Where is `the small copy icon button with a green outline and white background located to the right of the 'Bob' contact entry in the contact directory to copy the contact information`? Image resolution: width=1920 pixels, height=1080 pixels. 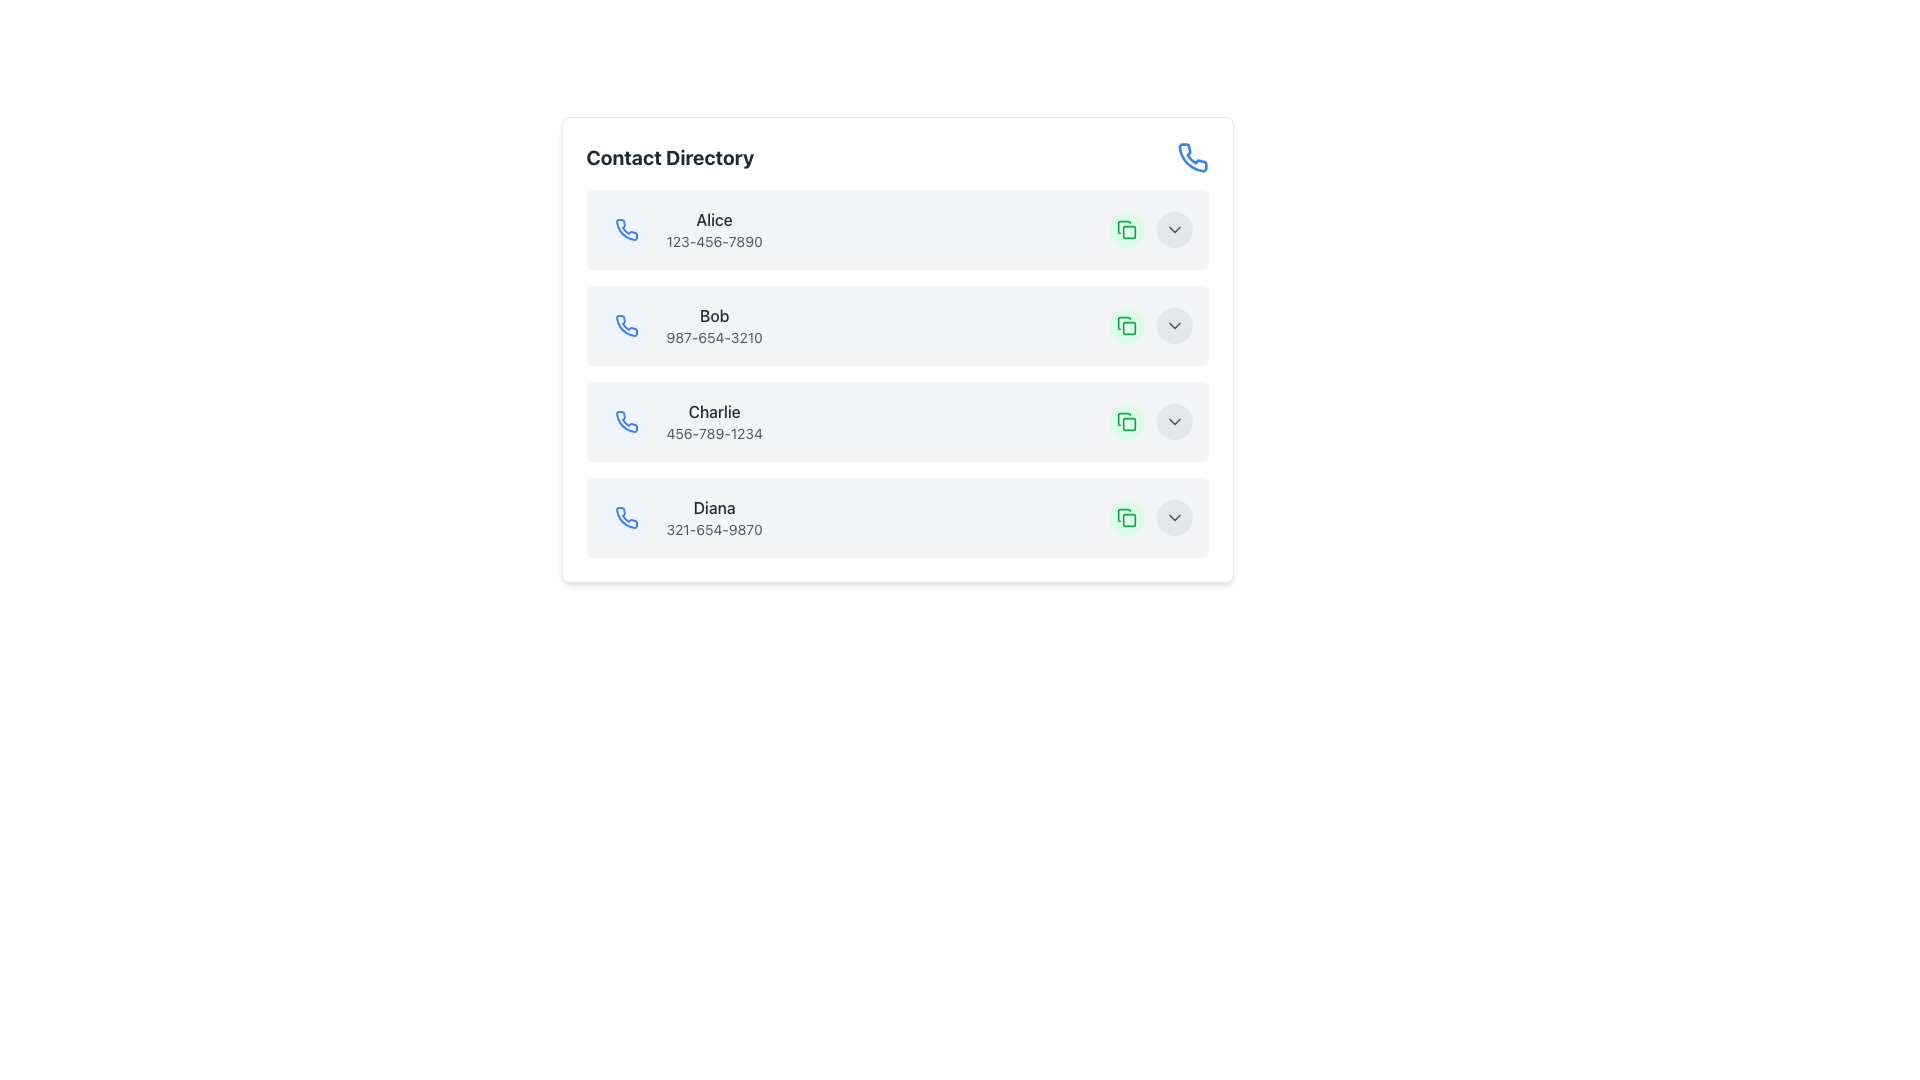 the small copy icon button with a green outline and white background located to the right of the 'Bob' contact entry in the contact directory to copy the contact information is located at coordinates (1126, 325).